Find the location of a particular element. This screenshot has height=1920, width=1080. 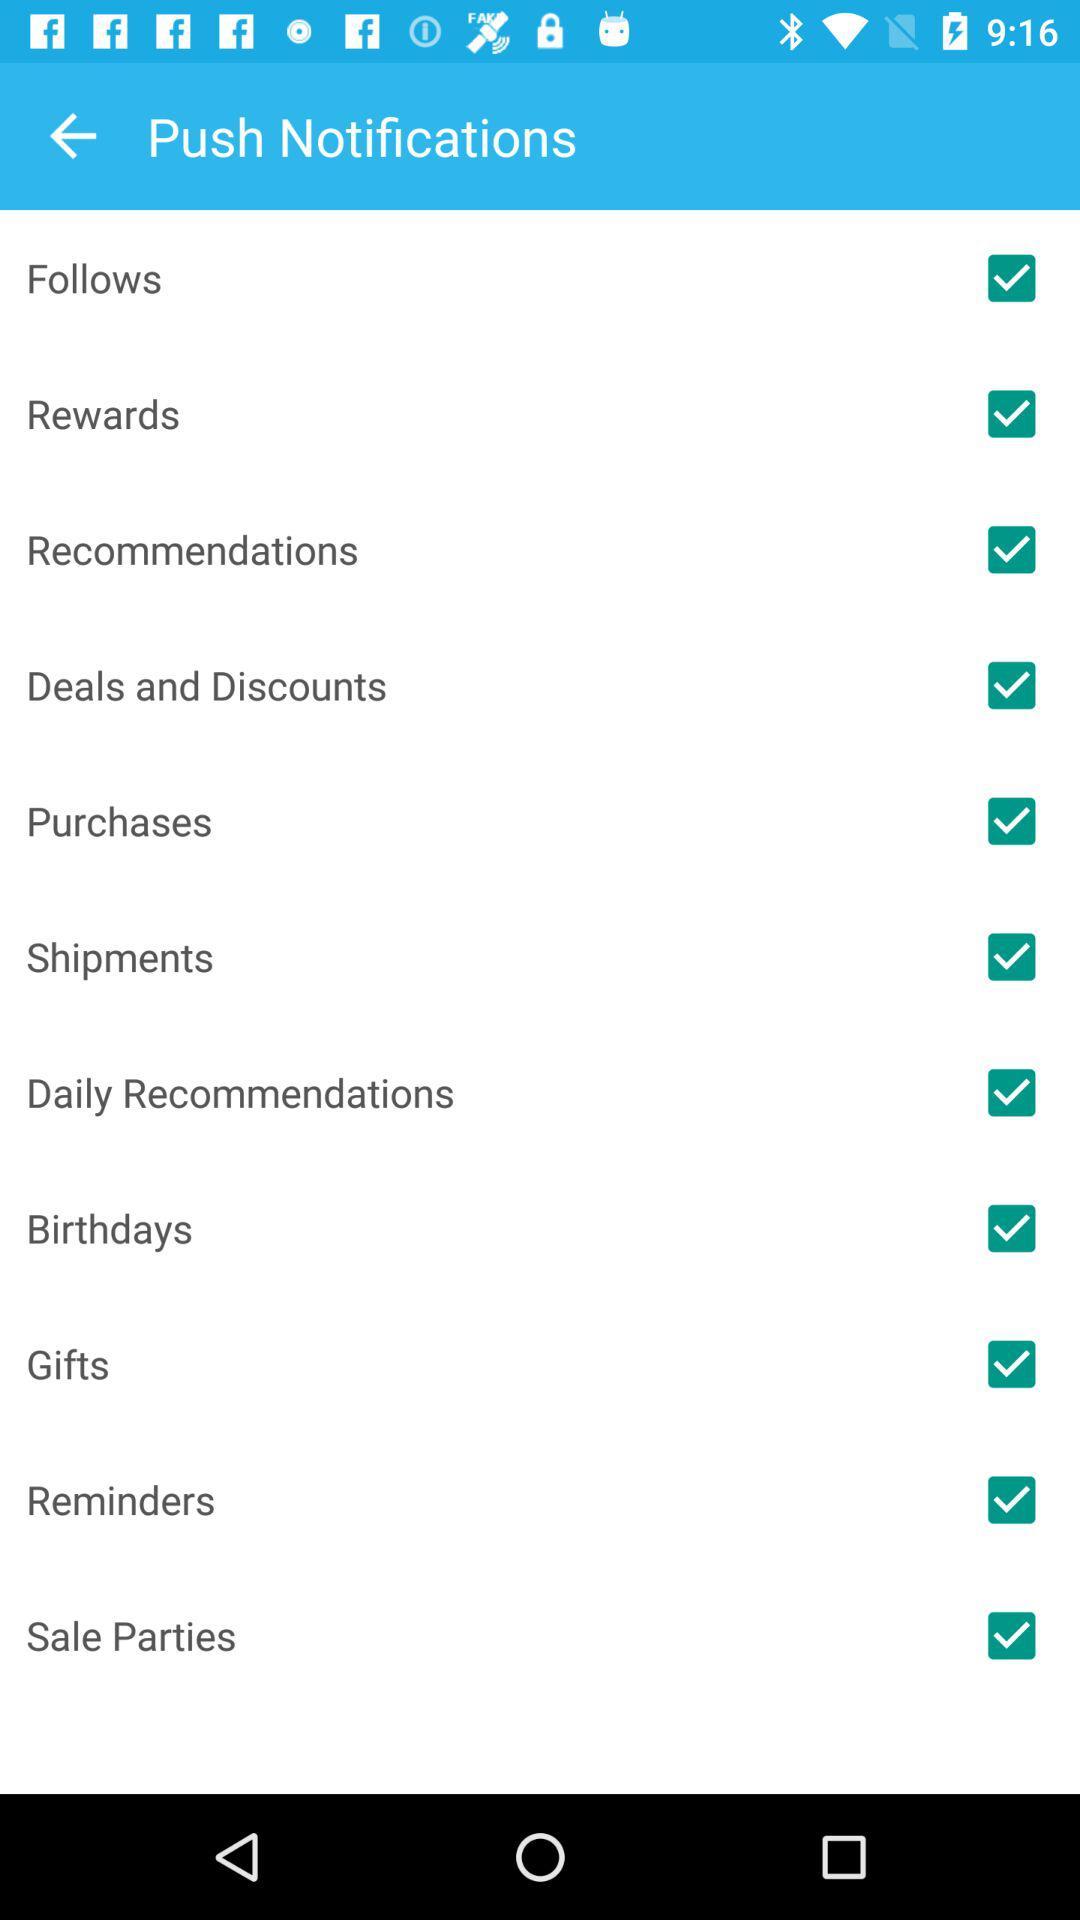

purchases icon is located at coordinates (484, 820).